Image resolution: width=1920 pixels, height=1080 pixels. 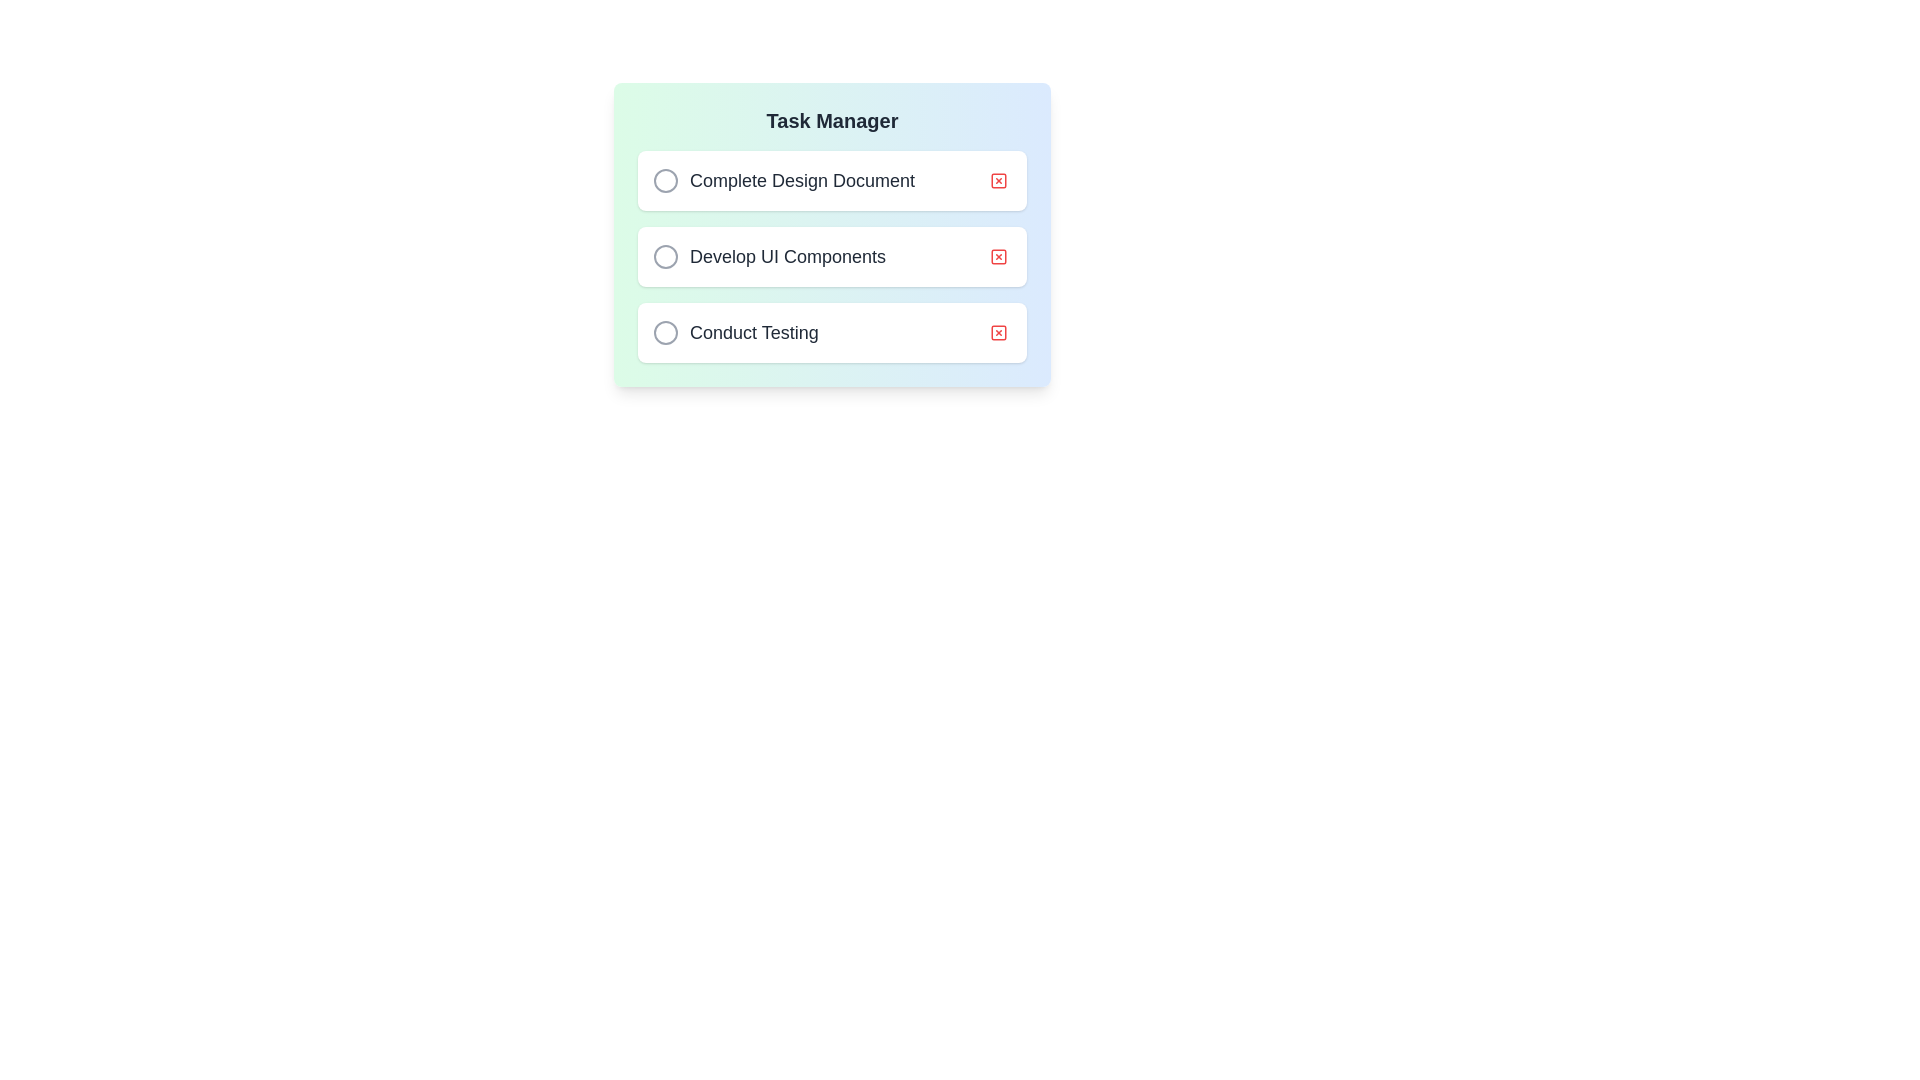 What do you see at coordinates (666, 331) in the screenshot?
I see `the radio button for the task named 'Conduct Testing'` at bounding box center [666, 331].